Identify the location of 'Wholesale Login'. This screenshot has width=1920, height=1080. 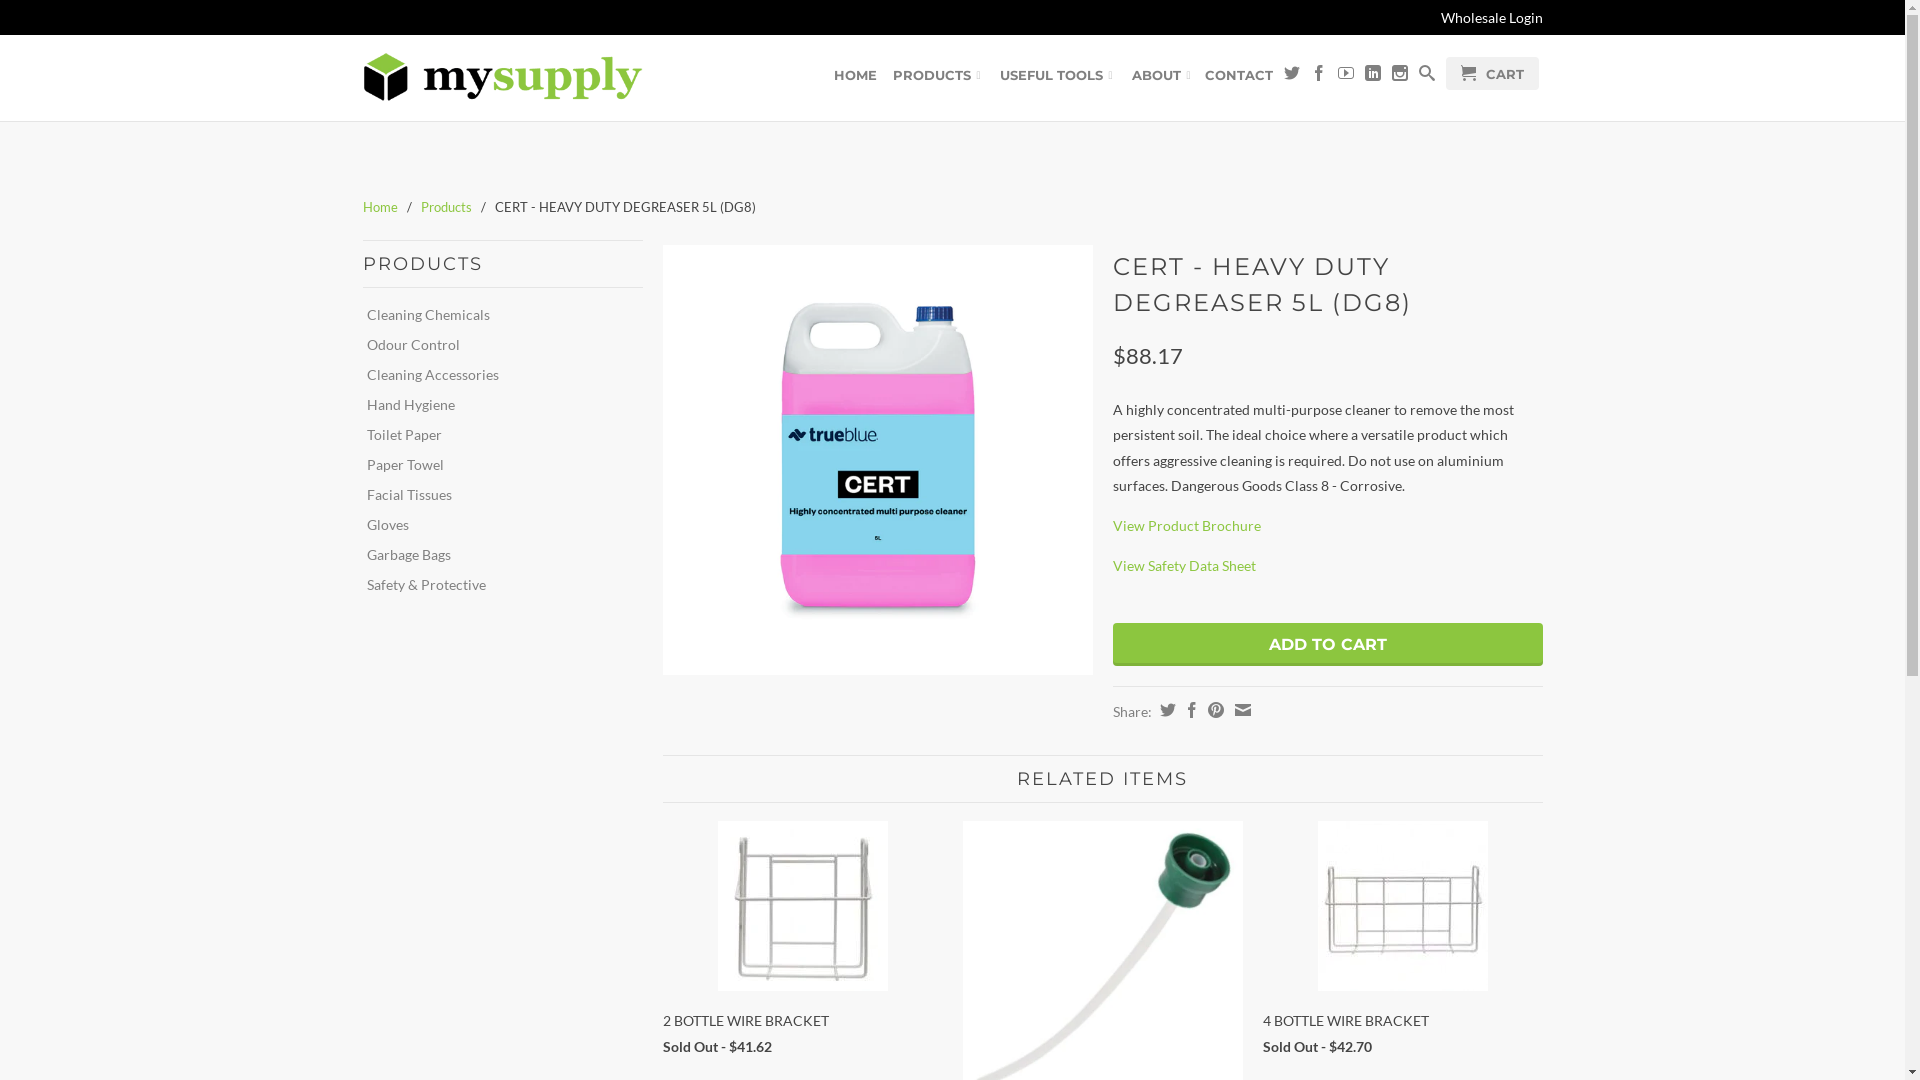
(1440, 17).